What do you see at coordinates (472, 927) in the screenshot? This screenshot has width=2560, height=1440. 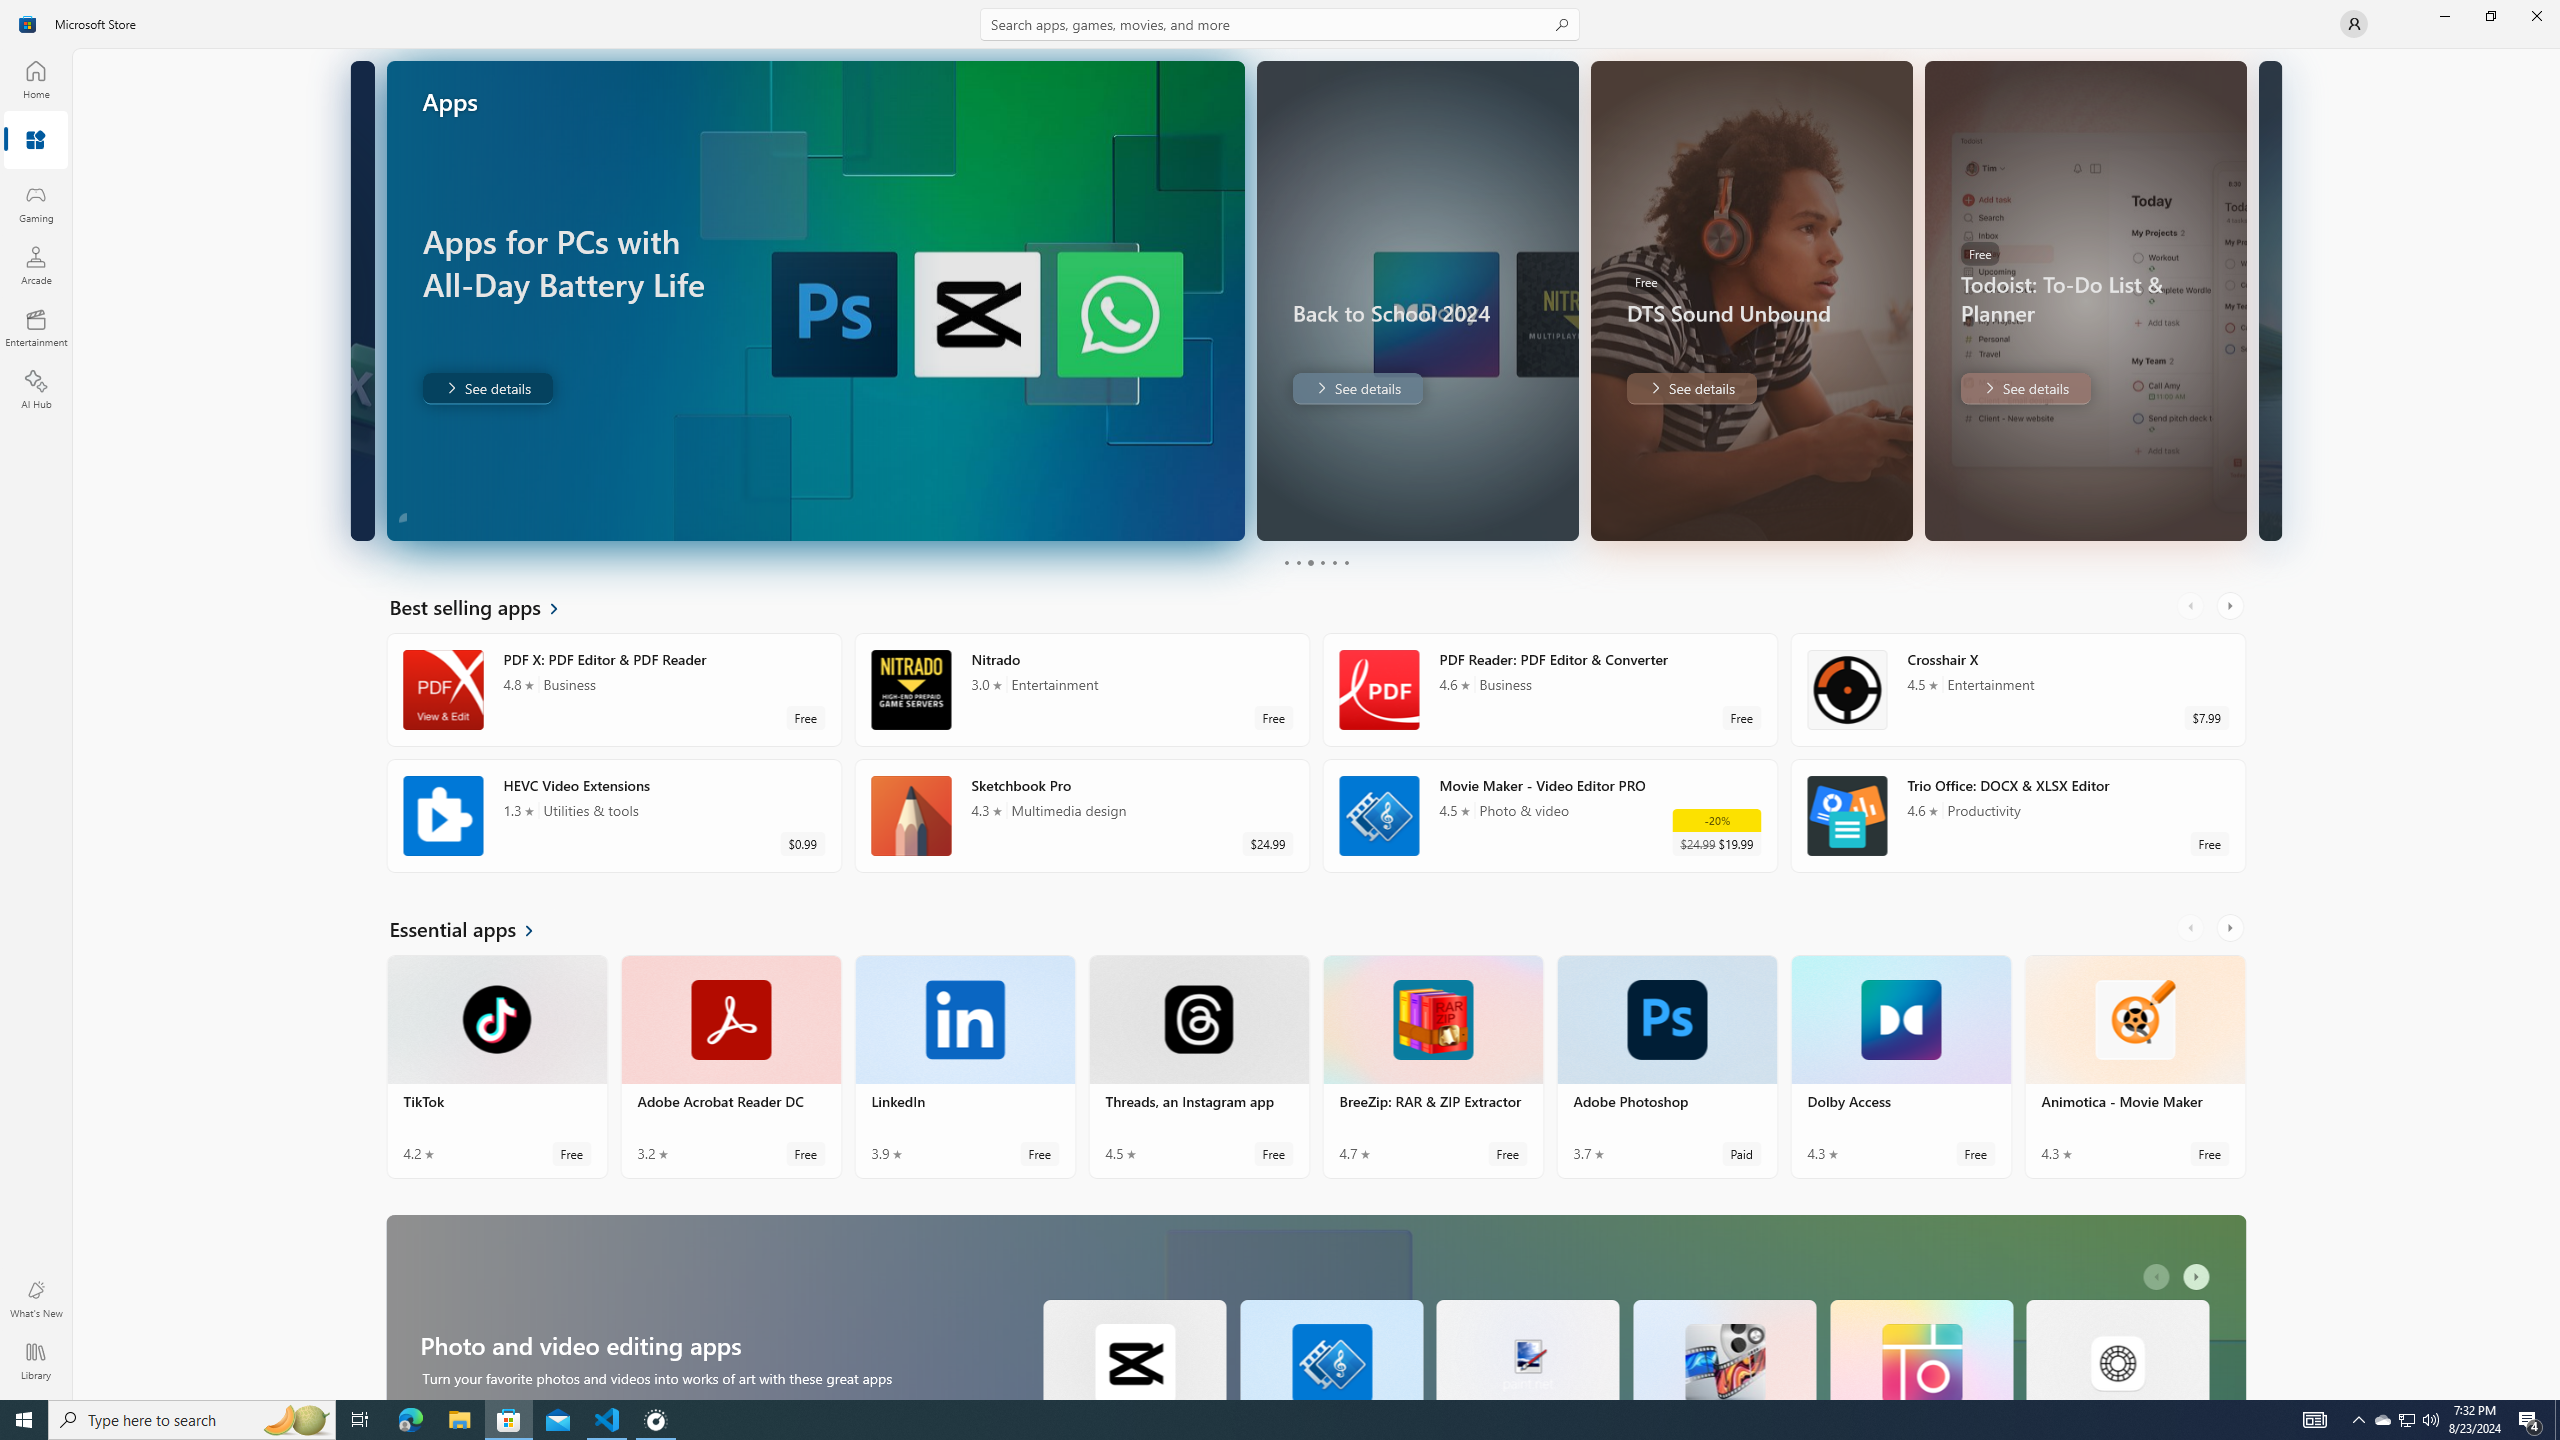 I see `'See all  Essential apps'` at bounding box center [472, 927].